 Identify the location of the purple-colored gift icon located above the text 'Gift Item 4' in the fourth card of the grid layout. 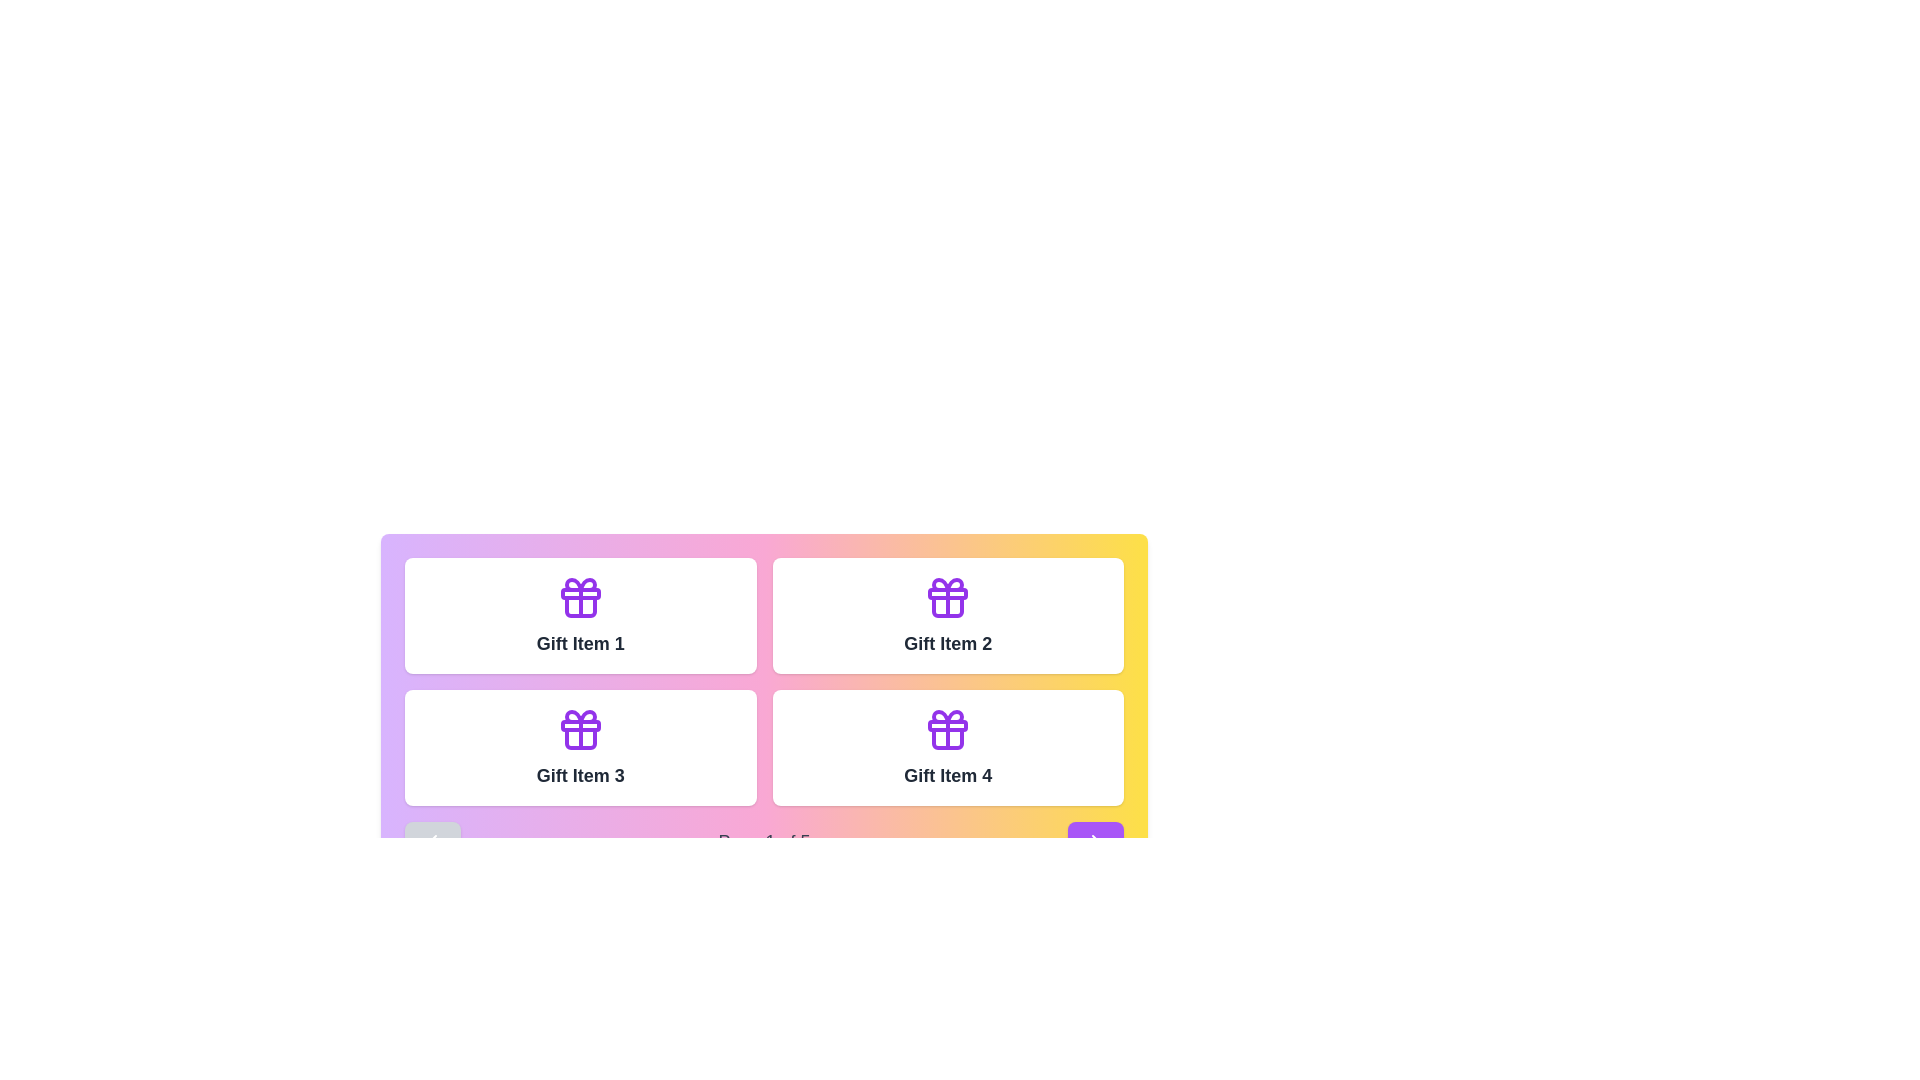
(947, 729).